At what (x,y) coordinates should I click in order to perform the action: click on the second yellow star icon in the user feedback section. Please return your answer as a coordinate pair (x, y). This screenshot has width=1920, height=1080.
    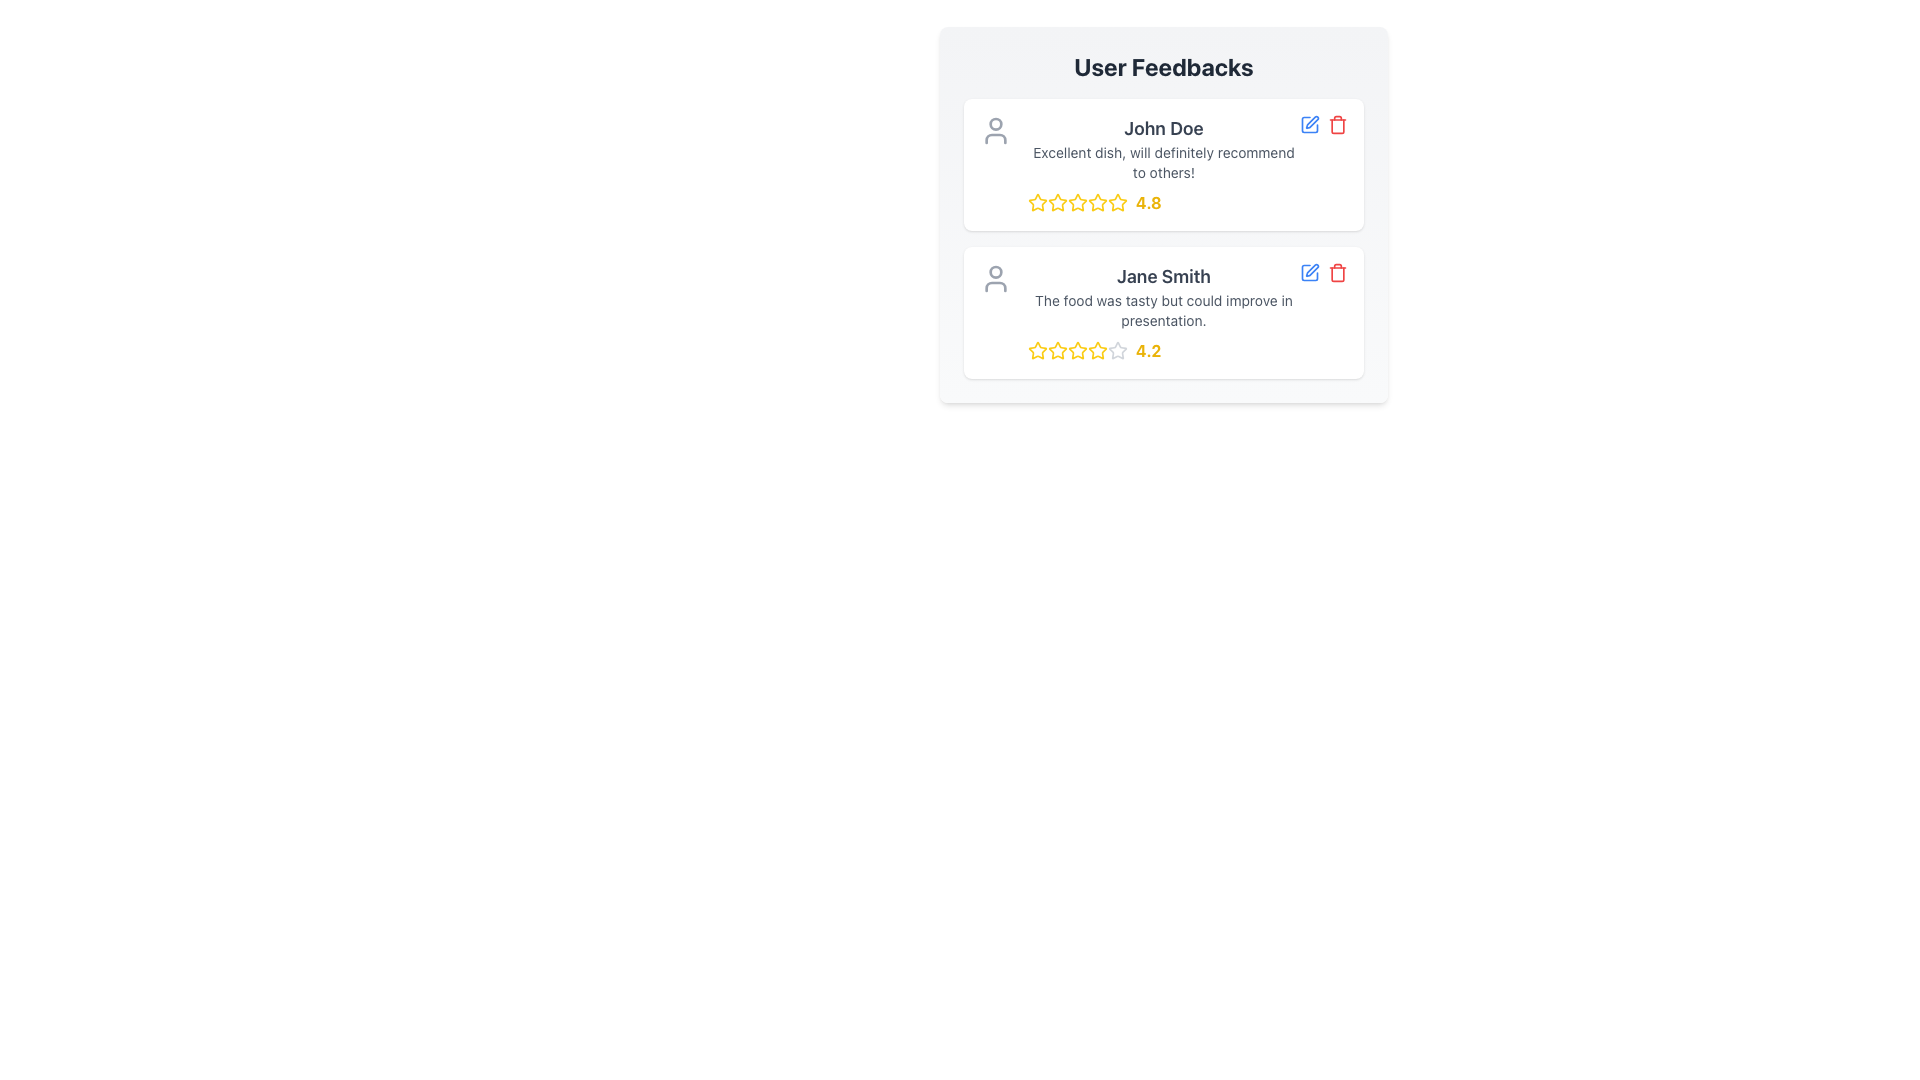
    Looking at the image, I should click on (1056, 203).